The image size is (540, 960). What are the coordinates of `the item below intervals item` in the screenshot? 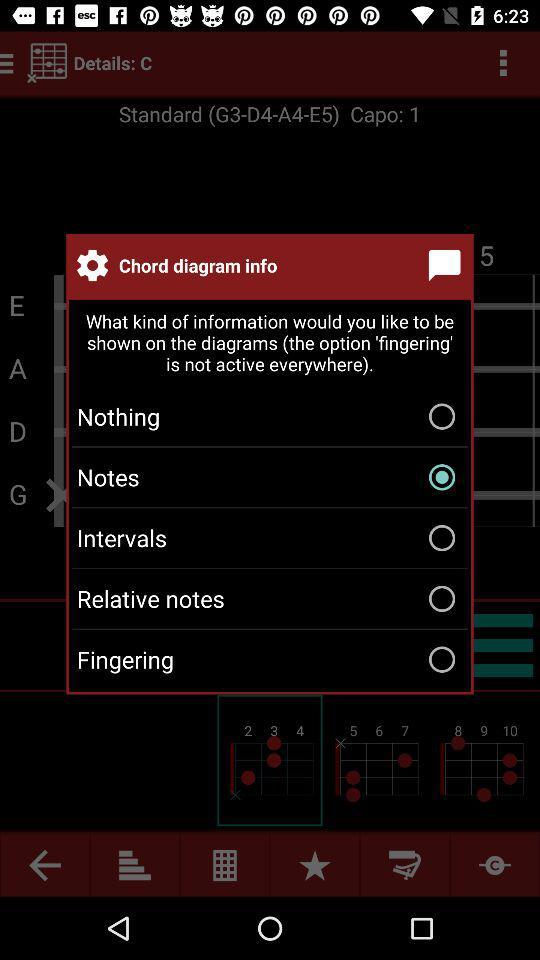 It's located at (270, 598).